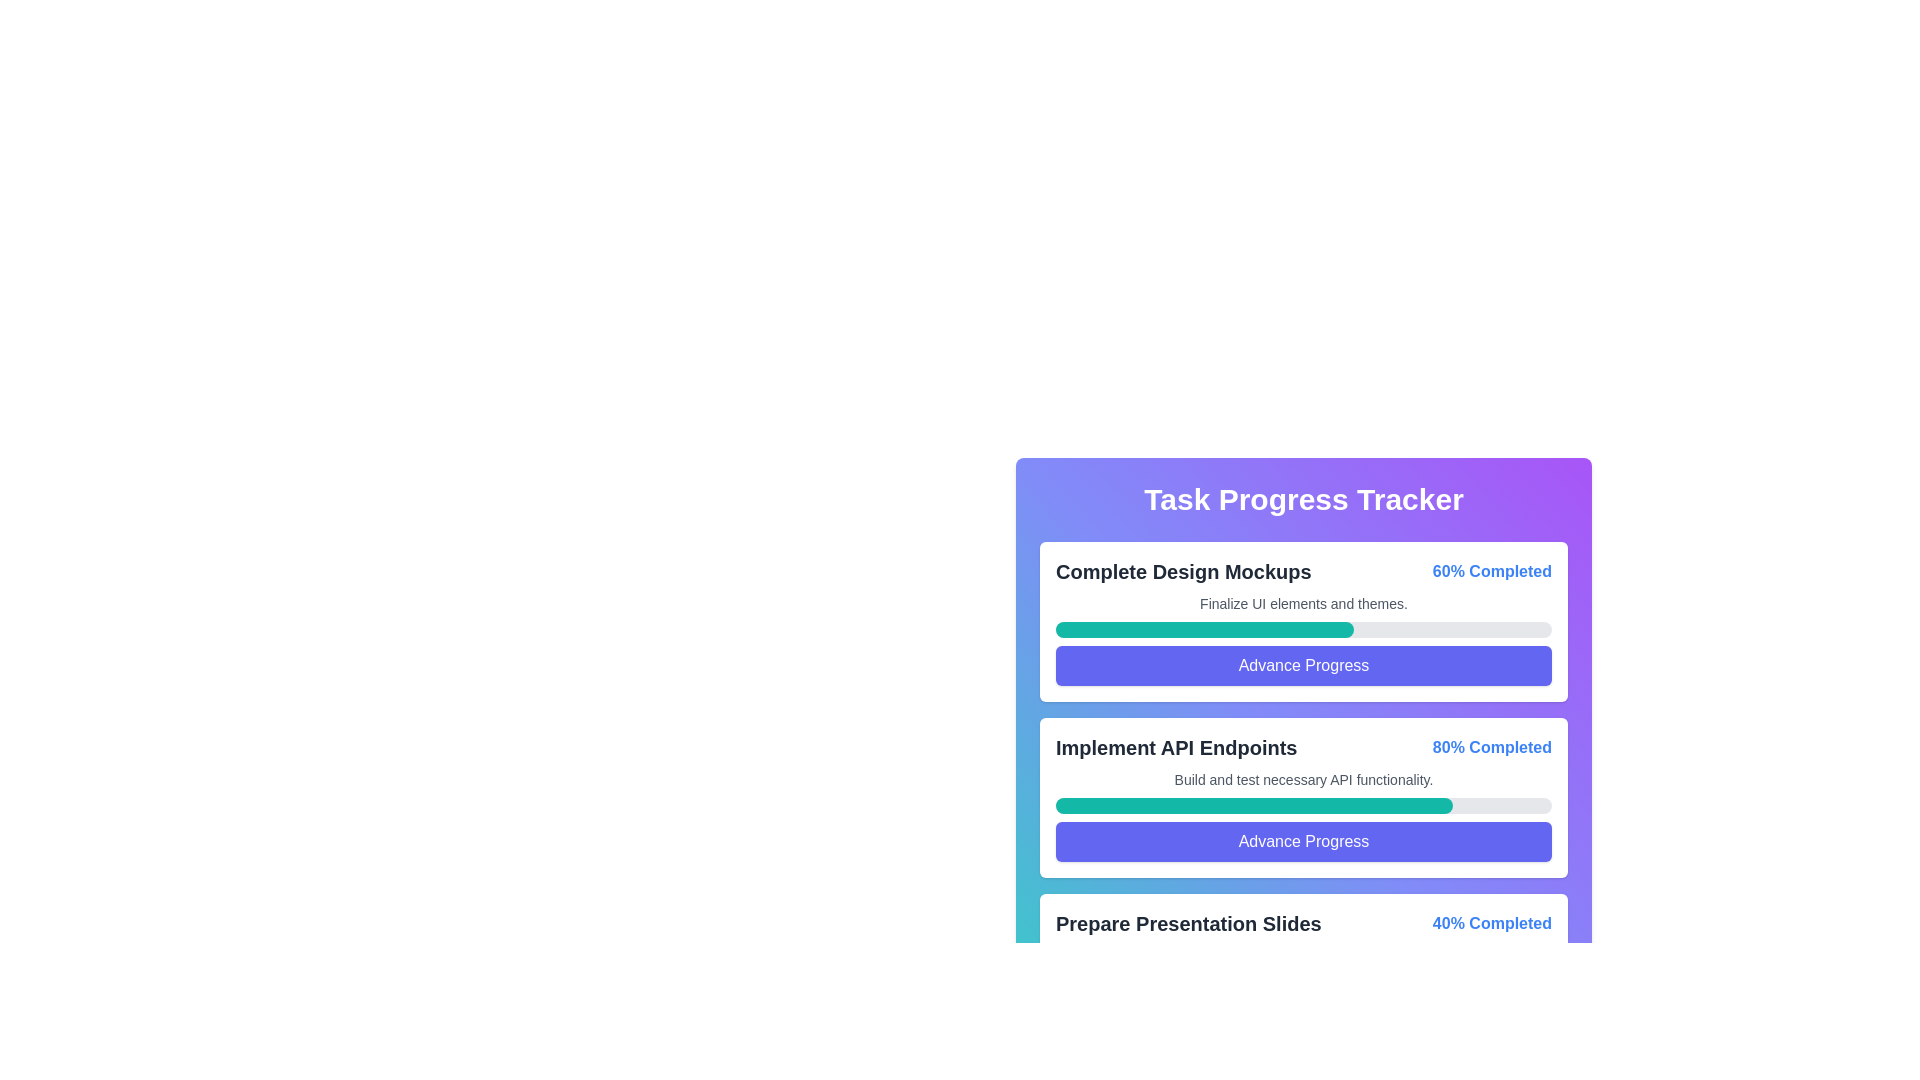 The image size is (1920, 1080). I want to click on the button at the bottom of the task details card labeled 'Complete Design Mockups', so click(1304, 666).